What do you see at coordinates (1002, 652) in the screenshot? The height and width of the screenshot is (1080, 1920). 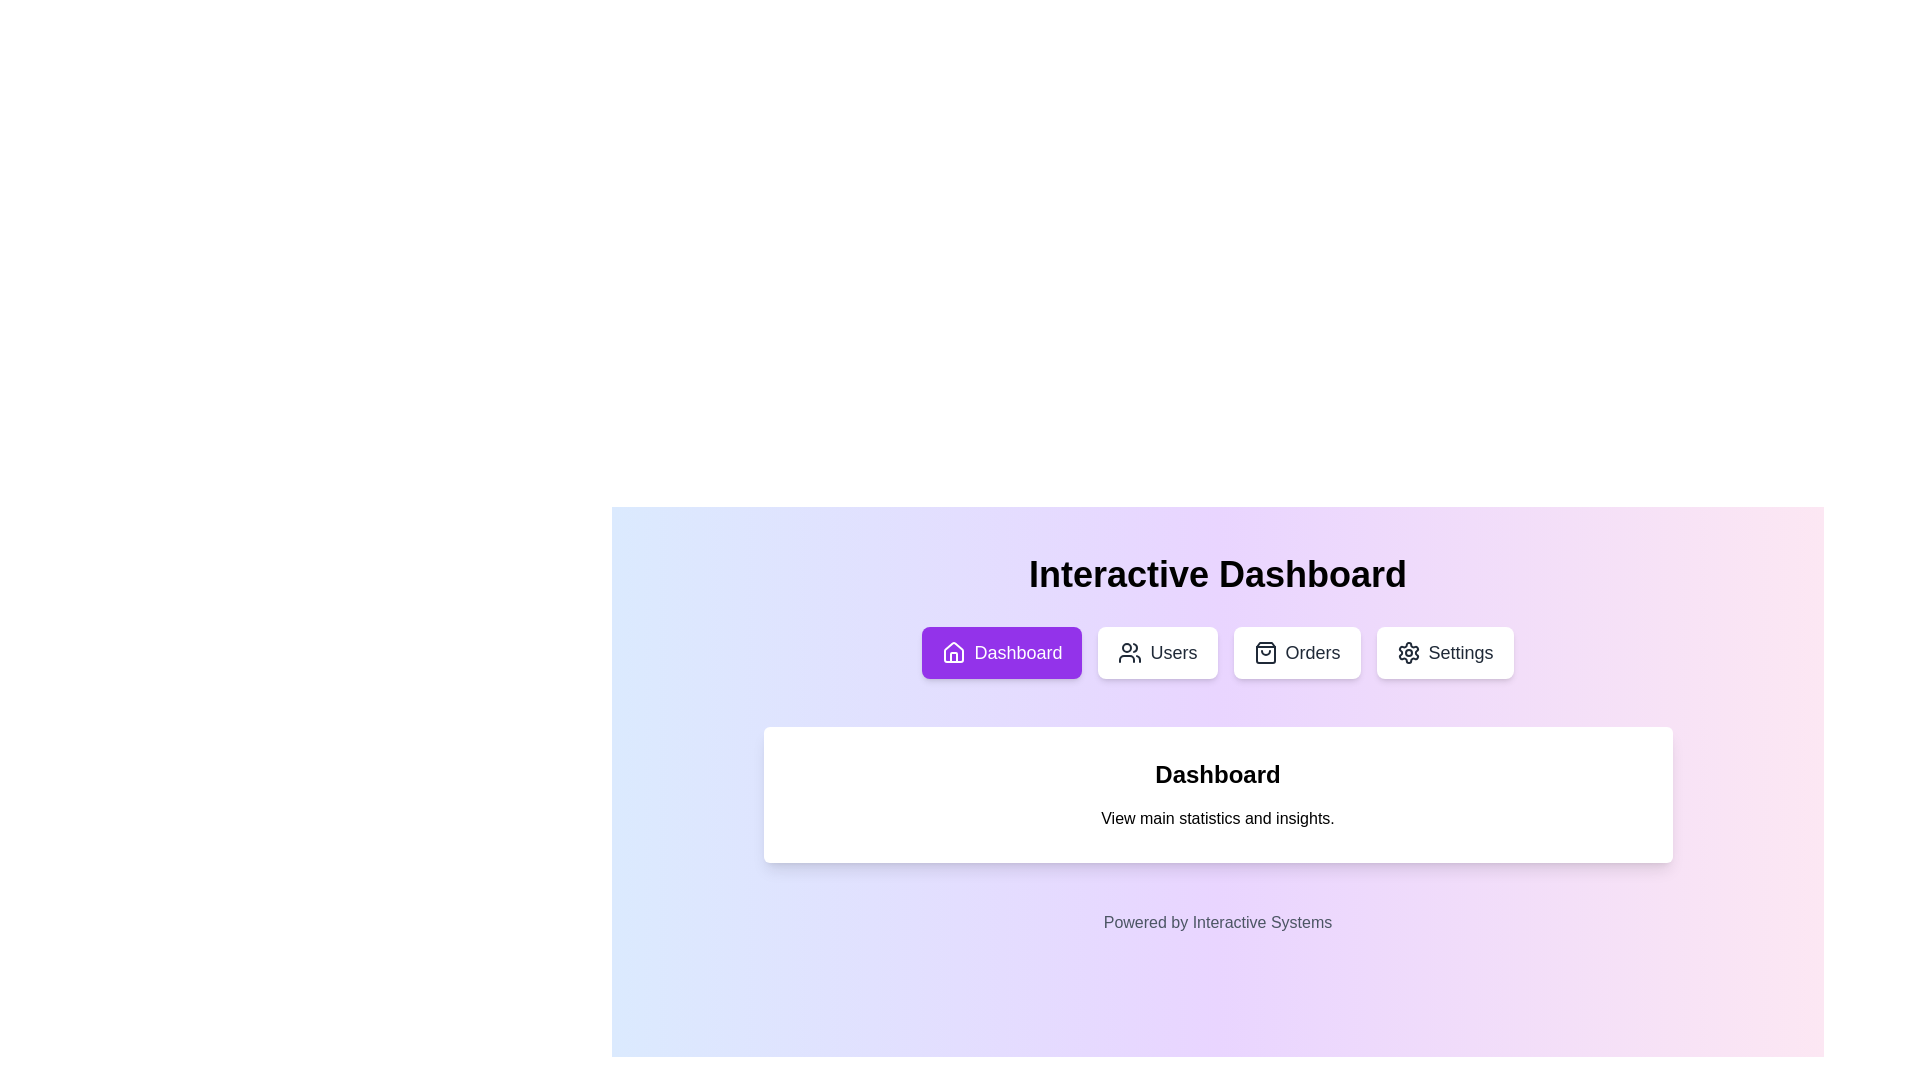 I see `the first button in the navigation bar to observe the scaling animation` at bounding box center [1002, 652].